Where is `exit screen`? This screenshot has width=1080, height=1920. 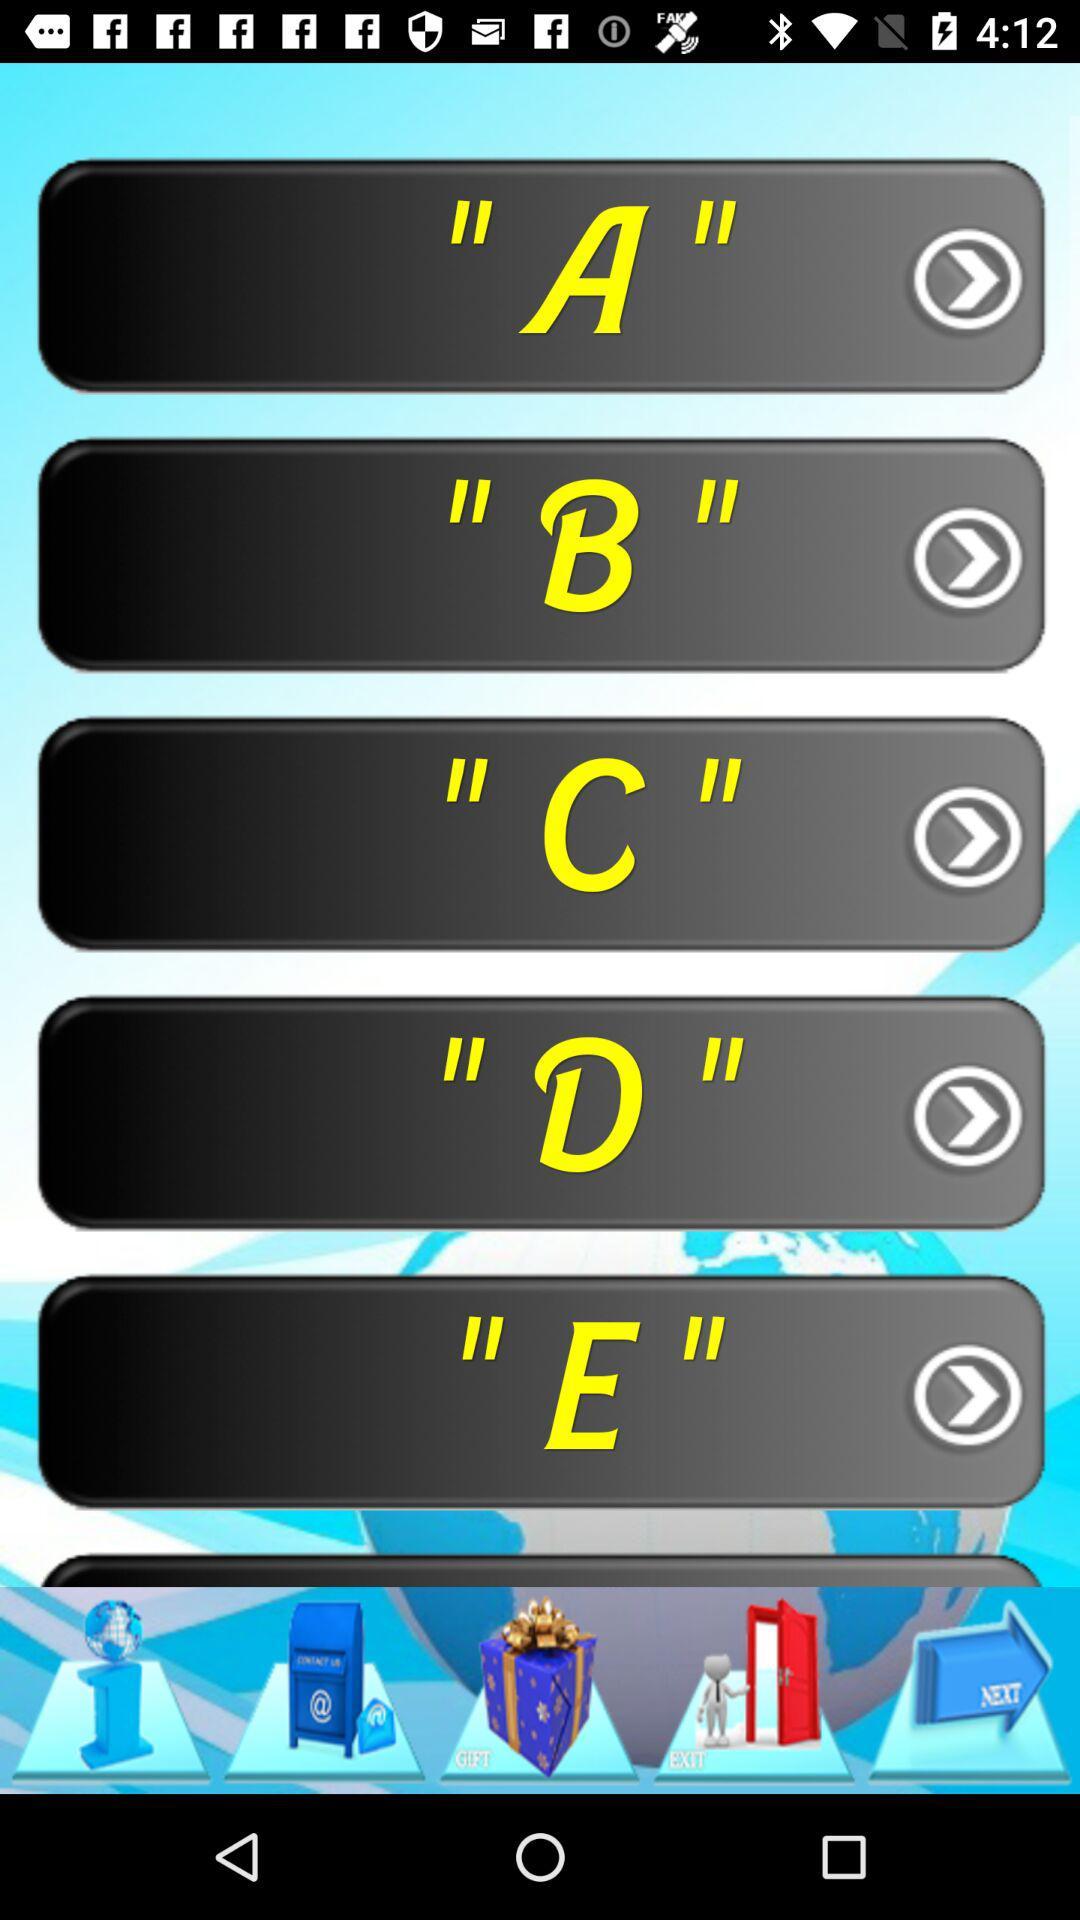
exit screen is located at coordinates (754, 1689).